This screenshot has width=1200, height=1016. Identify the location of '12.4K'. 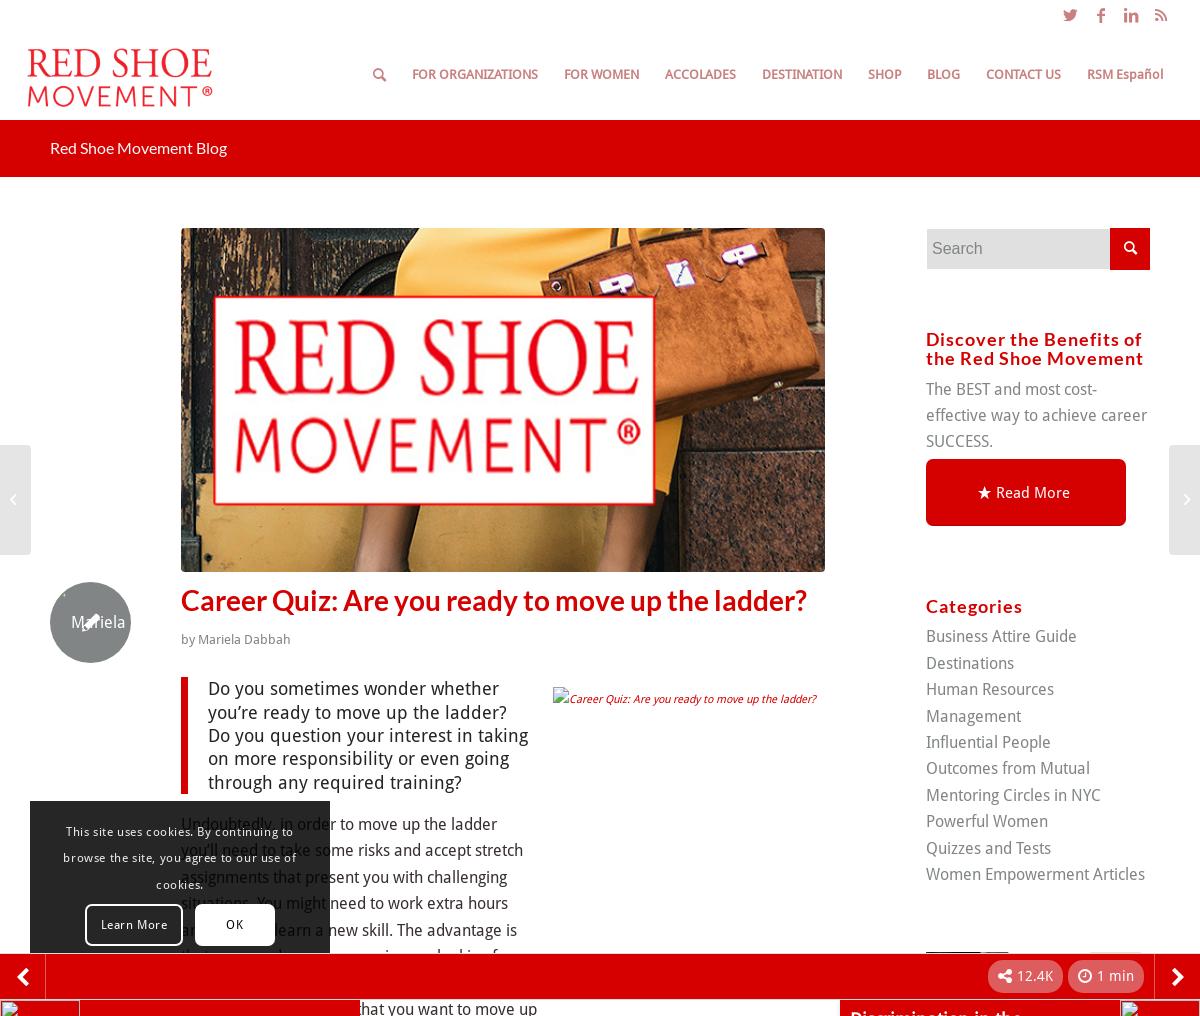
(1035, 975).